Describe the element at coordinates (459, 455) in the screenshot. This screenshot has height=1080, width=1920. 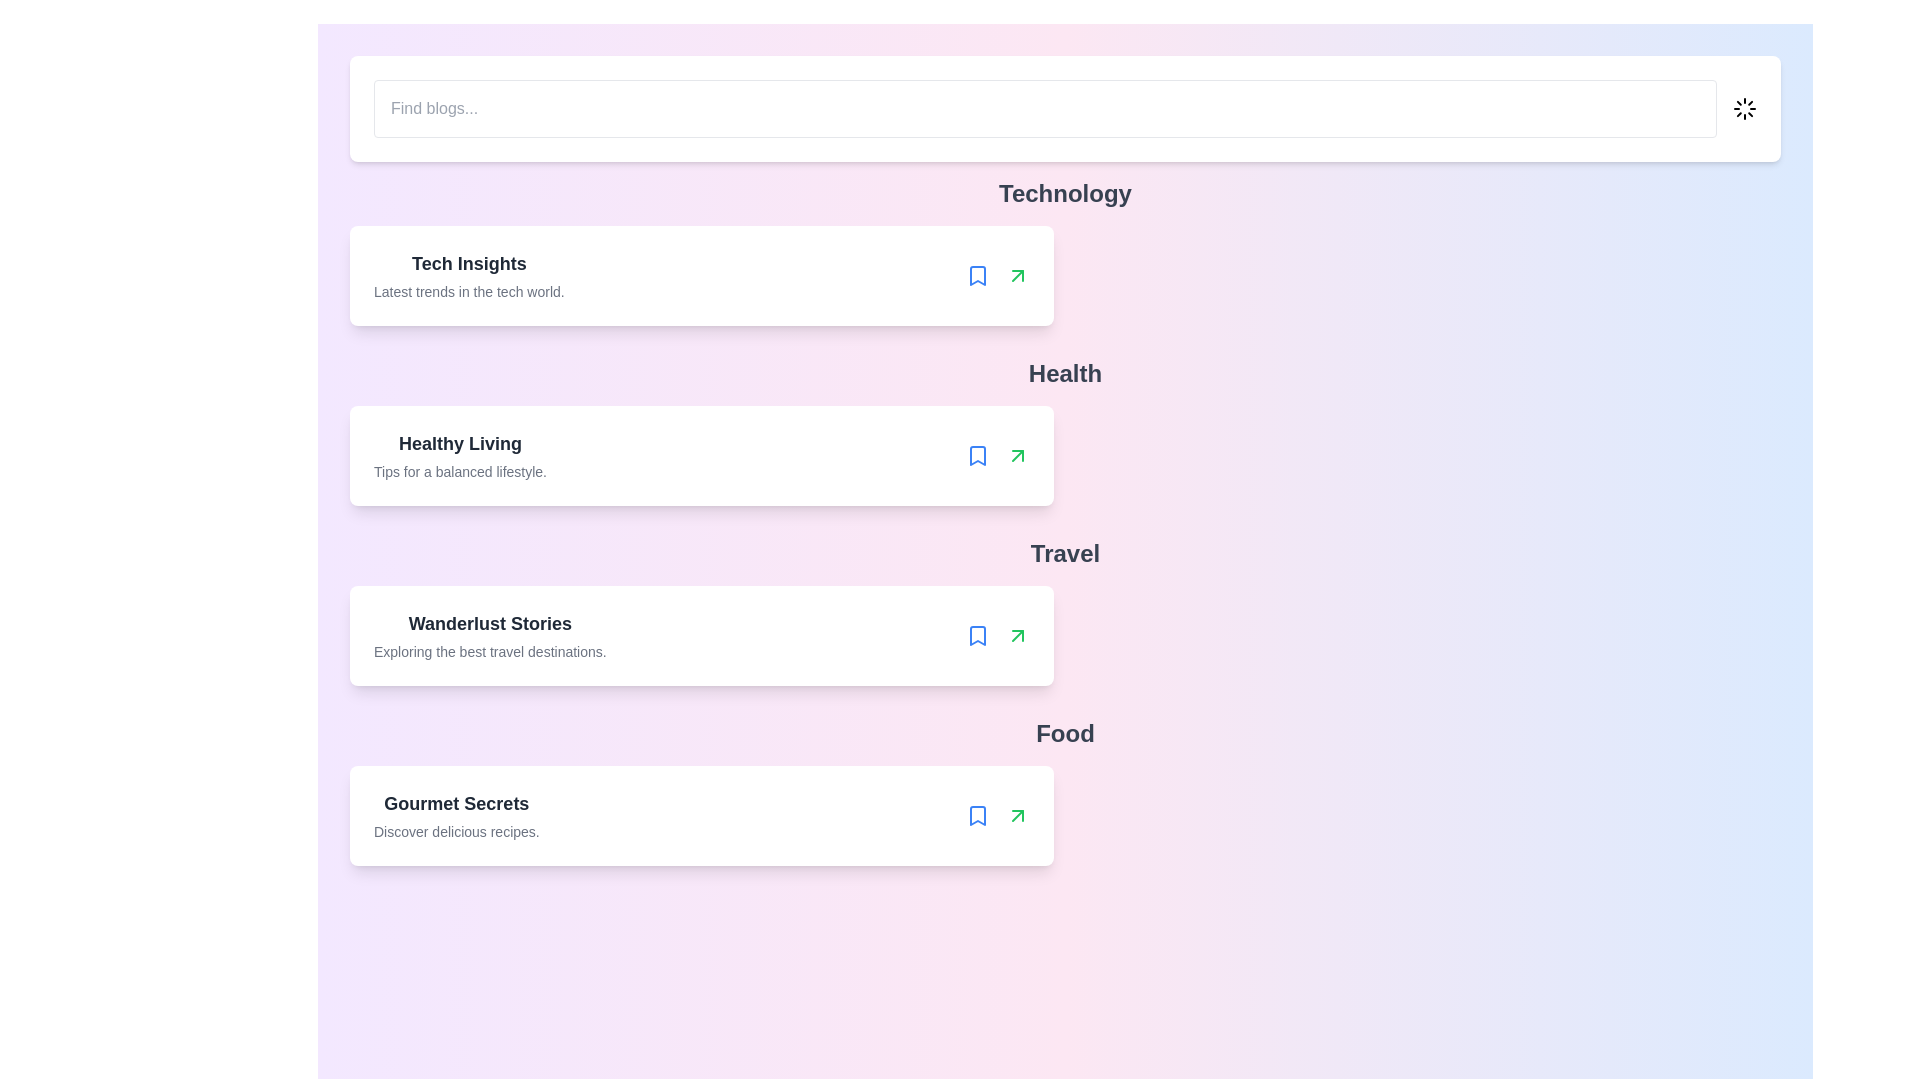
I see `the 'Healthy Living' text block, which is the second card in the 'Health' category, located directly below the 'Tech Insights' card` at that location.